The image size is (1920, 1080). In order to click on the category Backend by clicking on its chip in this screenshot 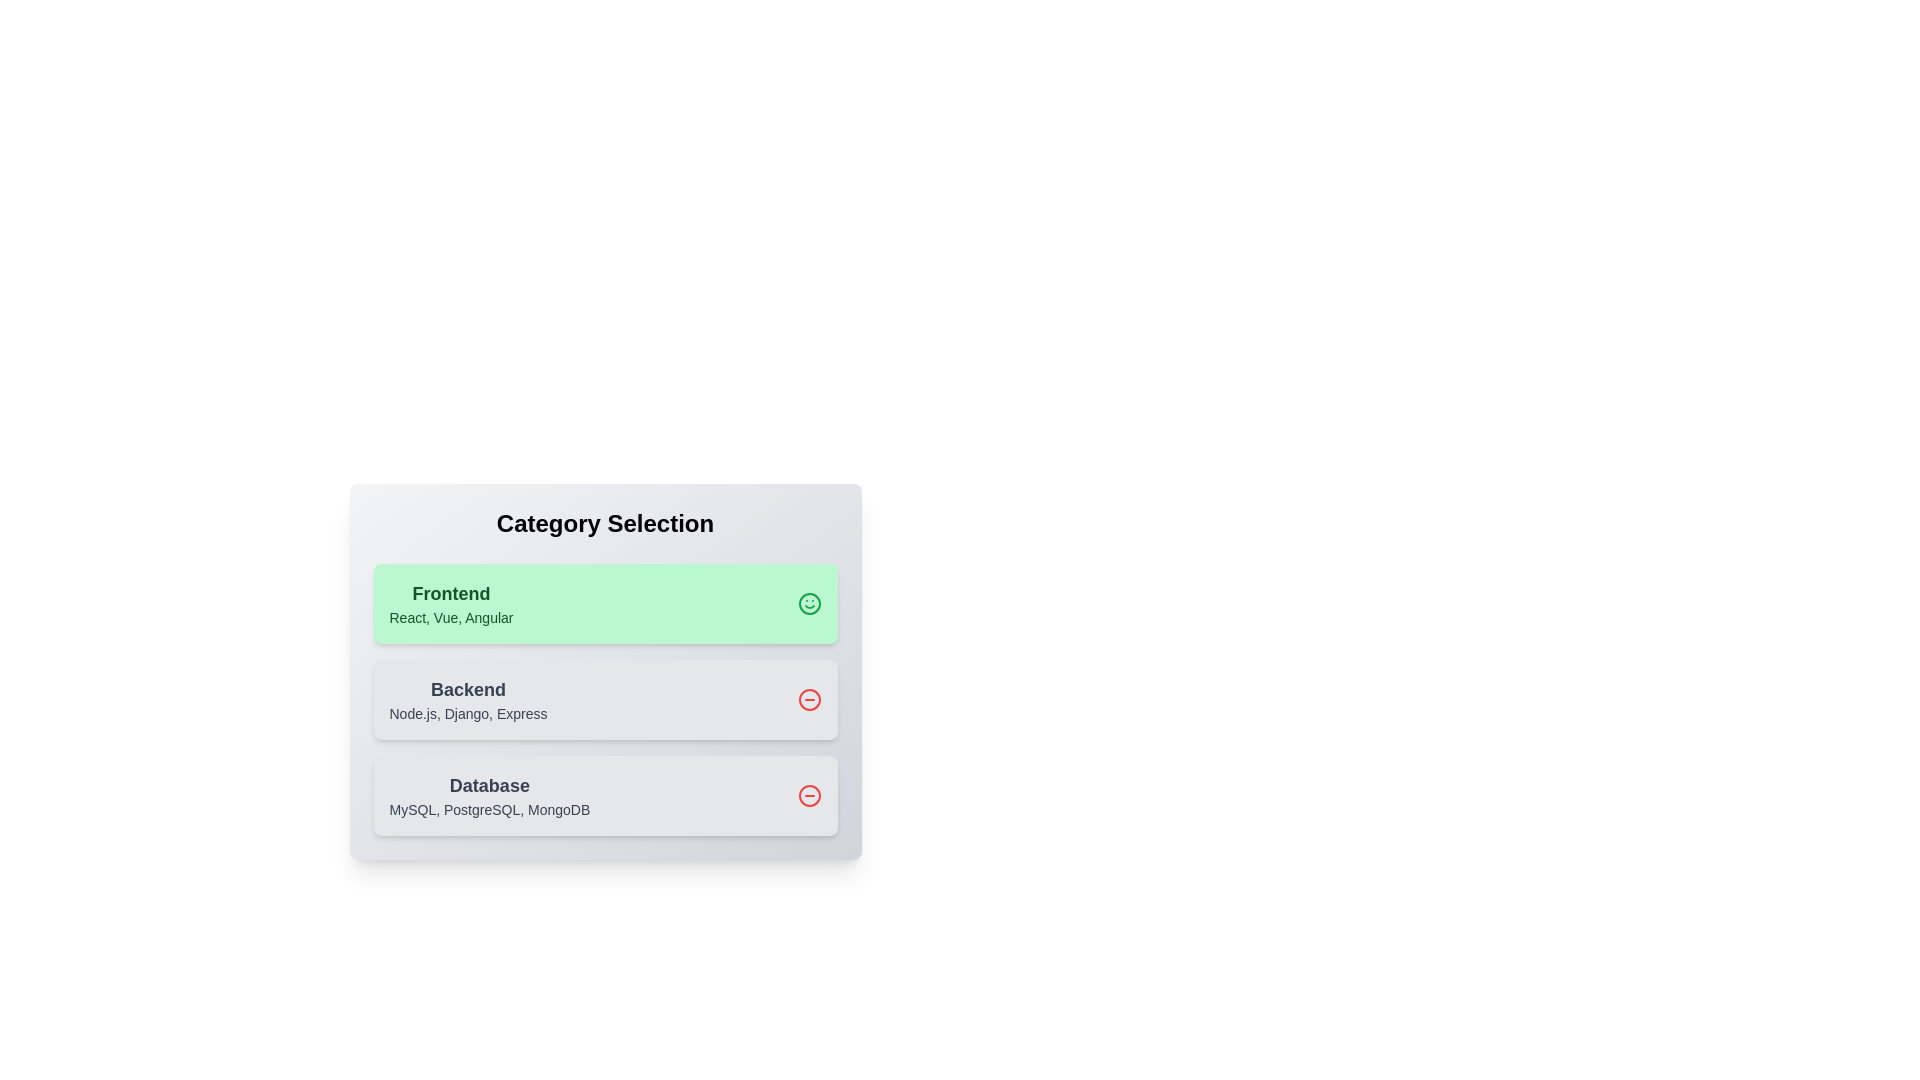, I will do `click(604, 698)`.